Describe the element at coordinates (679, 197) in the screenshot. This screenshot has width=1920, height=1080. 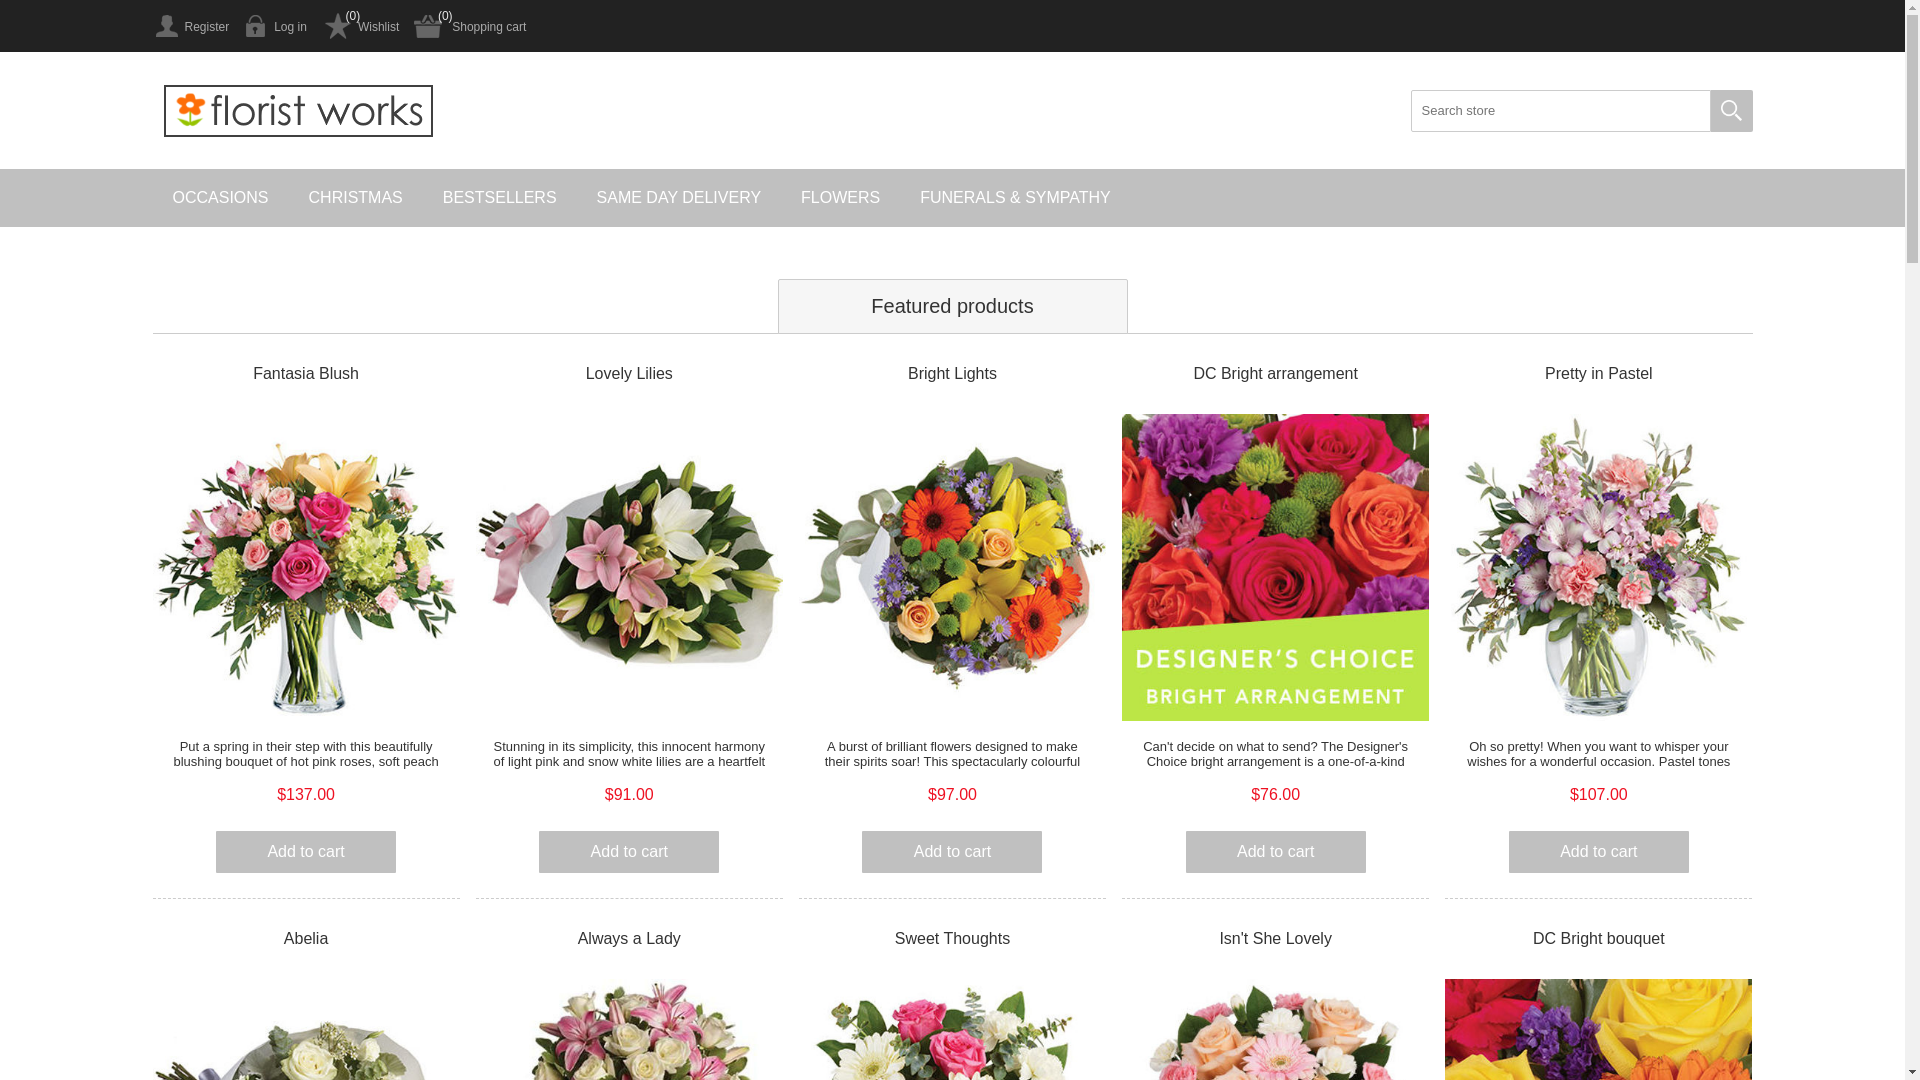
I see `'SAME DAY DELIVERY'` at that location.